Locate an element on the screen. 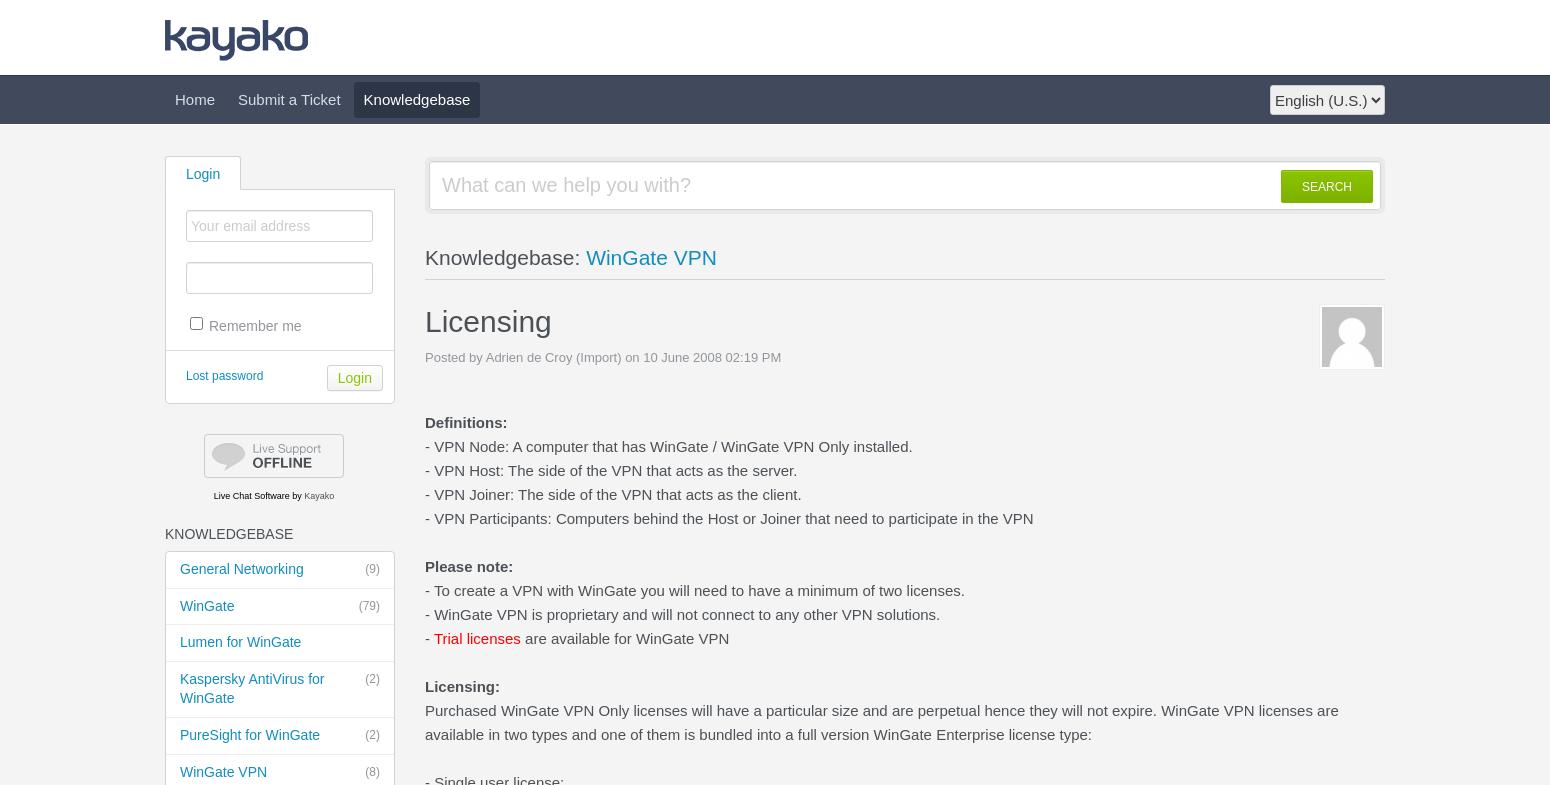  '- VPN Host: The side of the VPN that acts as the server.' is located at coordinates (611, 470).